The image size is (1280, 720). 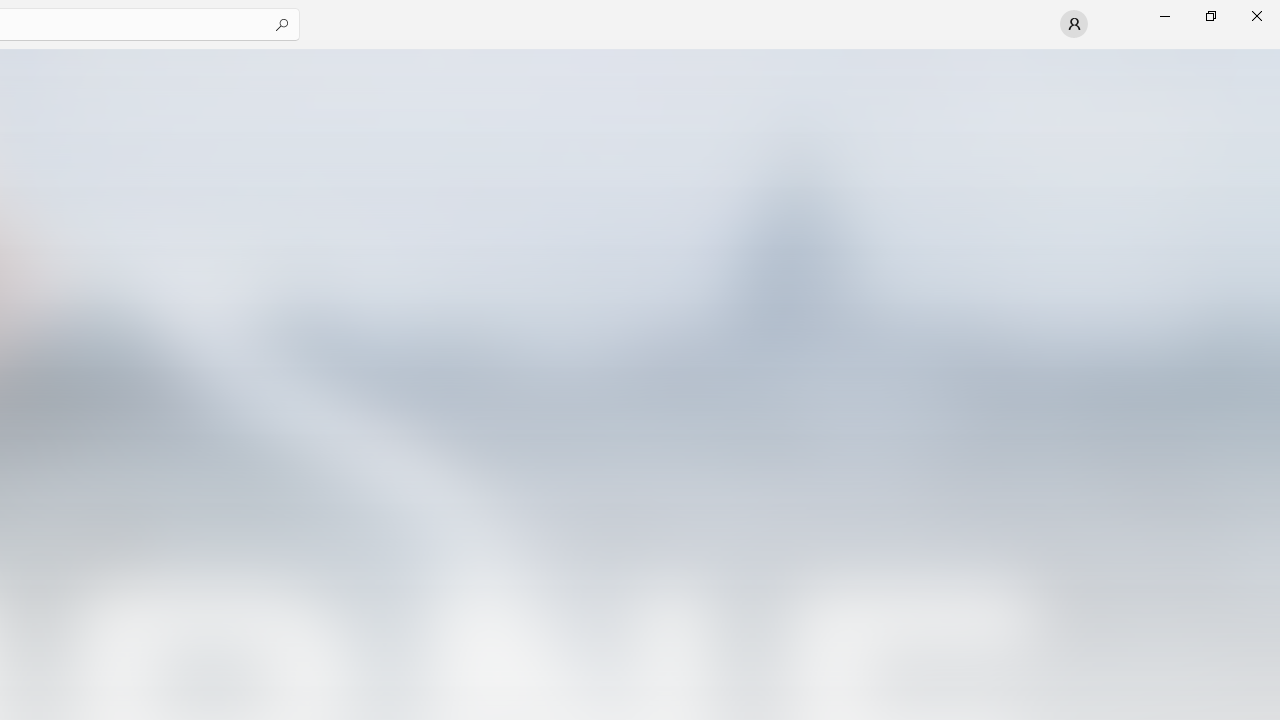 I want to click on 'Minimize Microsoft Store', so click(x=1164, y=15).